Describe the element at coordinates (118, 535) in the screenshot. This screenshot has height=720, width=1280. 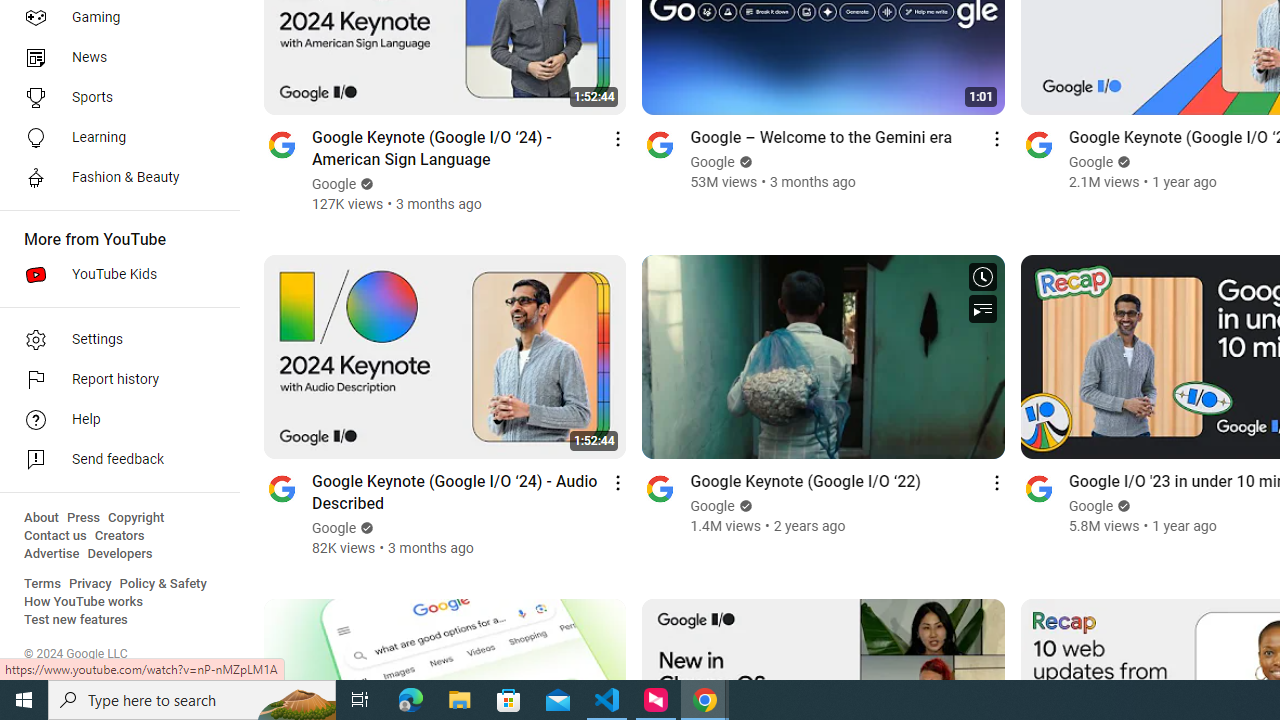
I see `'Creators'` at that location.